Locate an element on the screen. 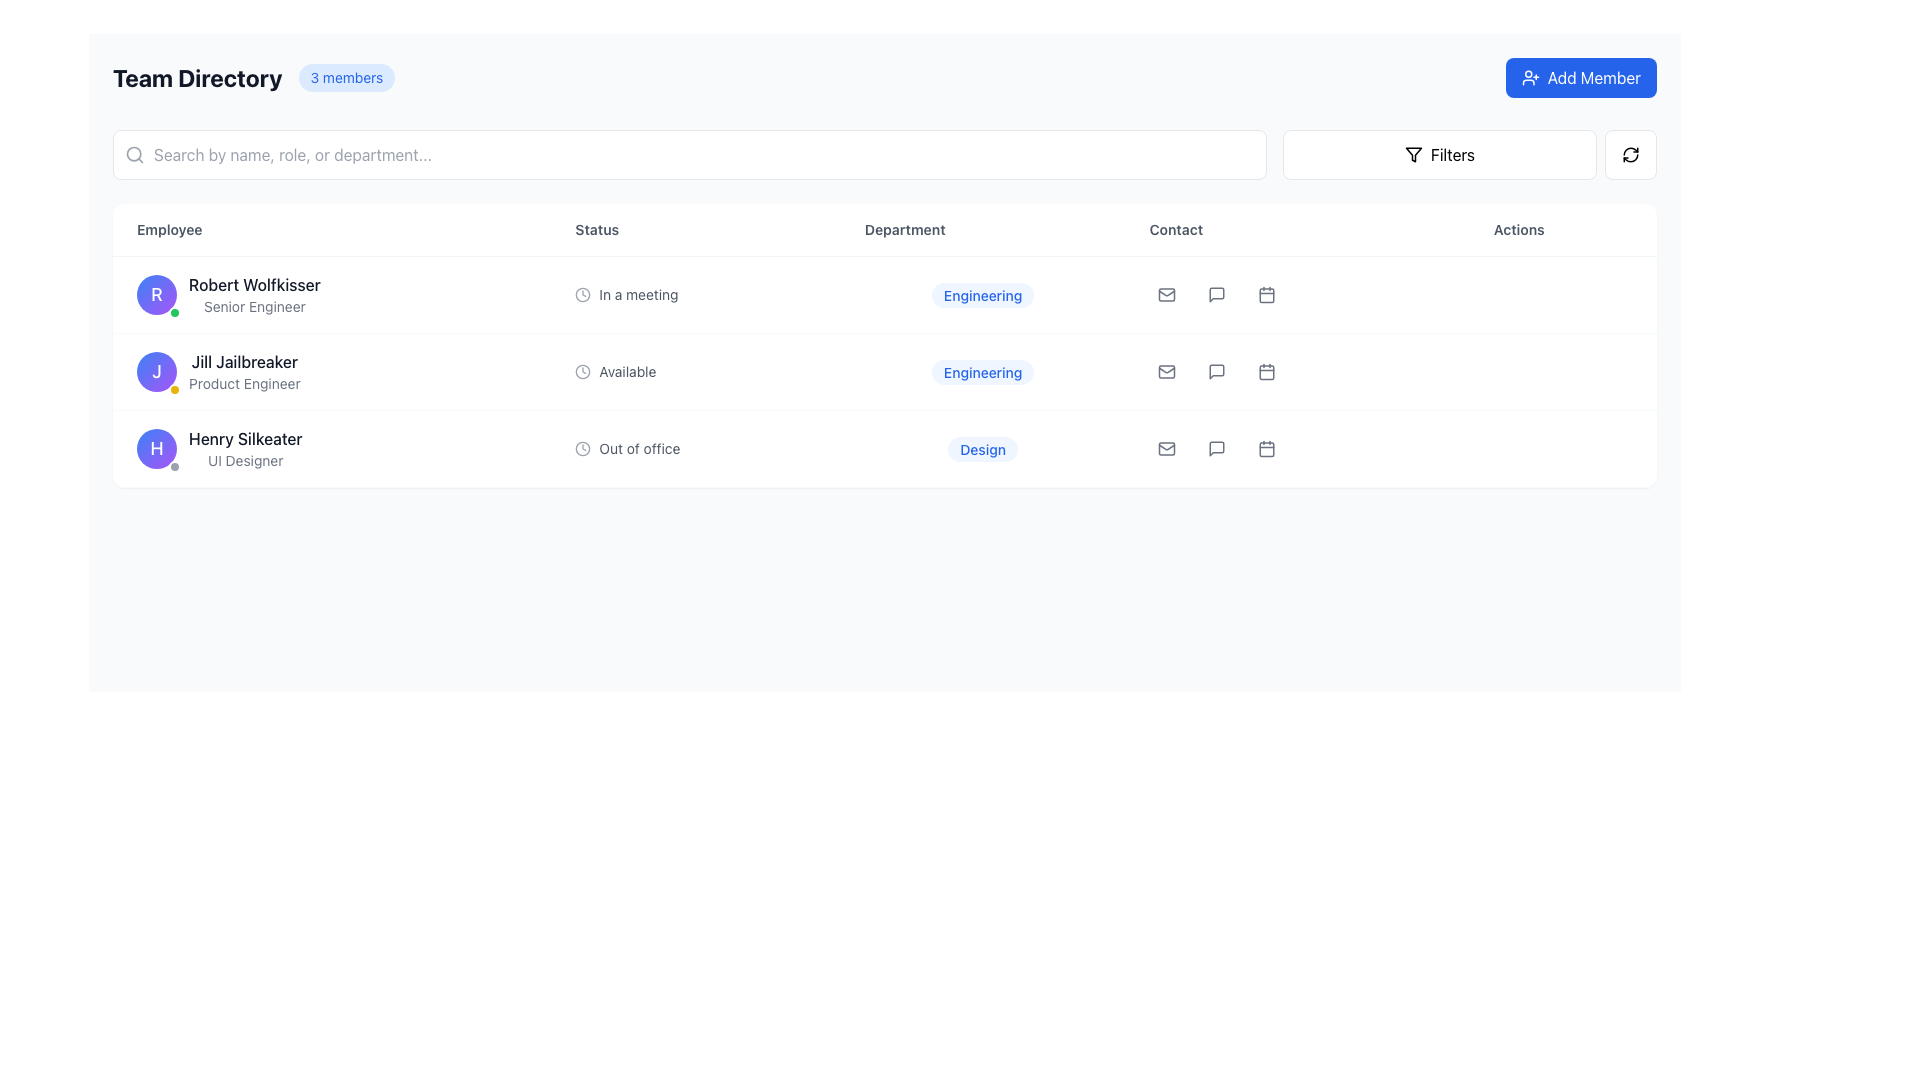 This screenshot has height=1080, width=1920. avatar of the information display card for 'Jill Jailbreaker' located in the 'Employee' column of the 'Team Directory' table, which shows a status indication with a small yellow dot on the circular gradient blue-purple avatar is located at coordinates (332, 371).